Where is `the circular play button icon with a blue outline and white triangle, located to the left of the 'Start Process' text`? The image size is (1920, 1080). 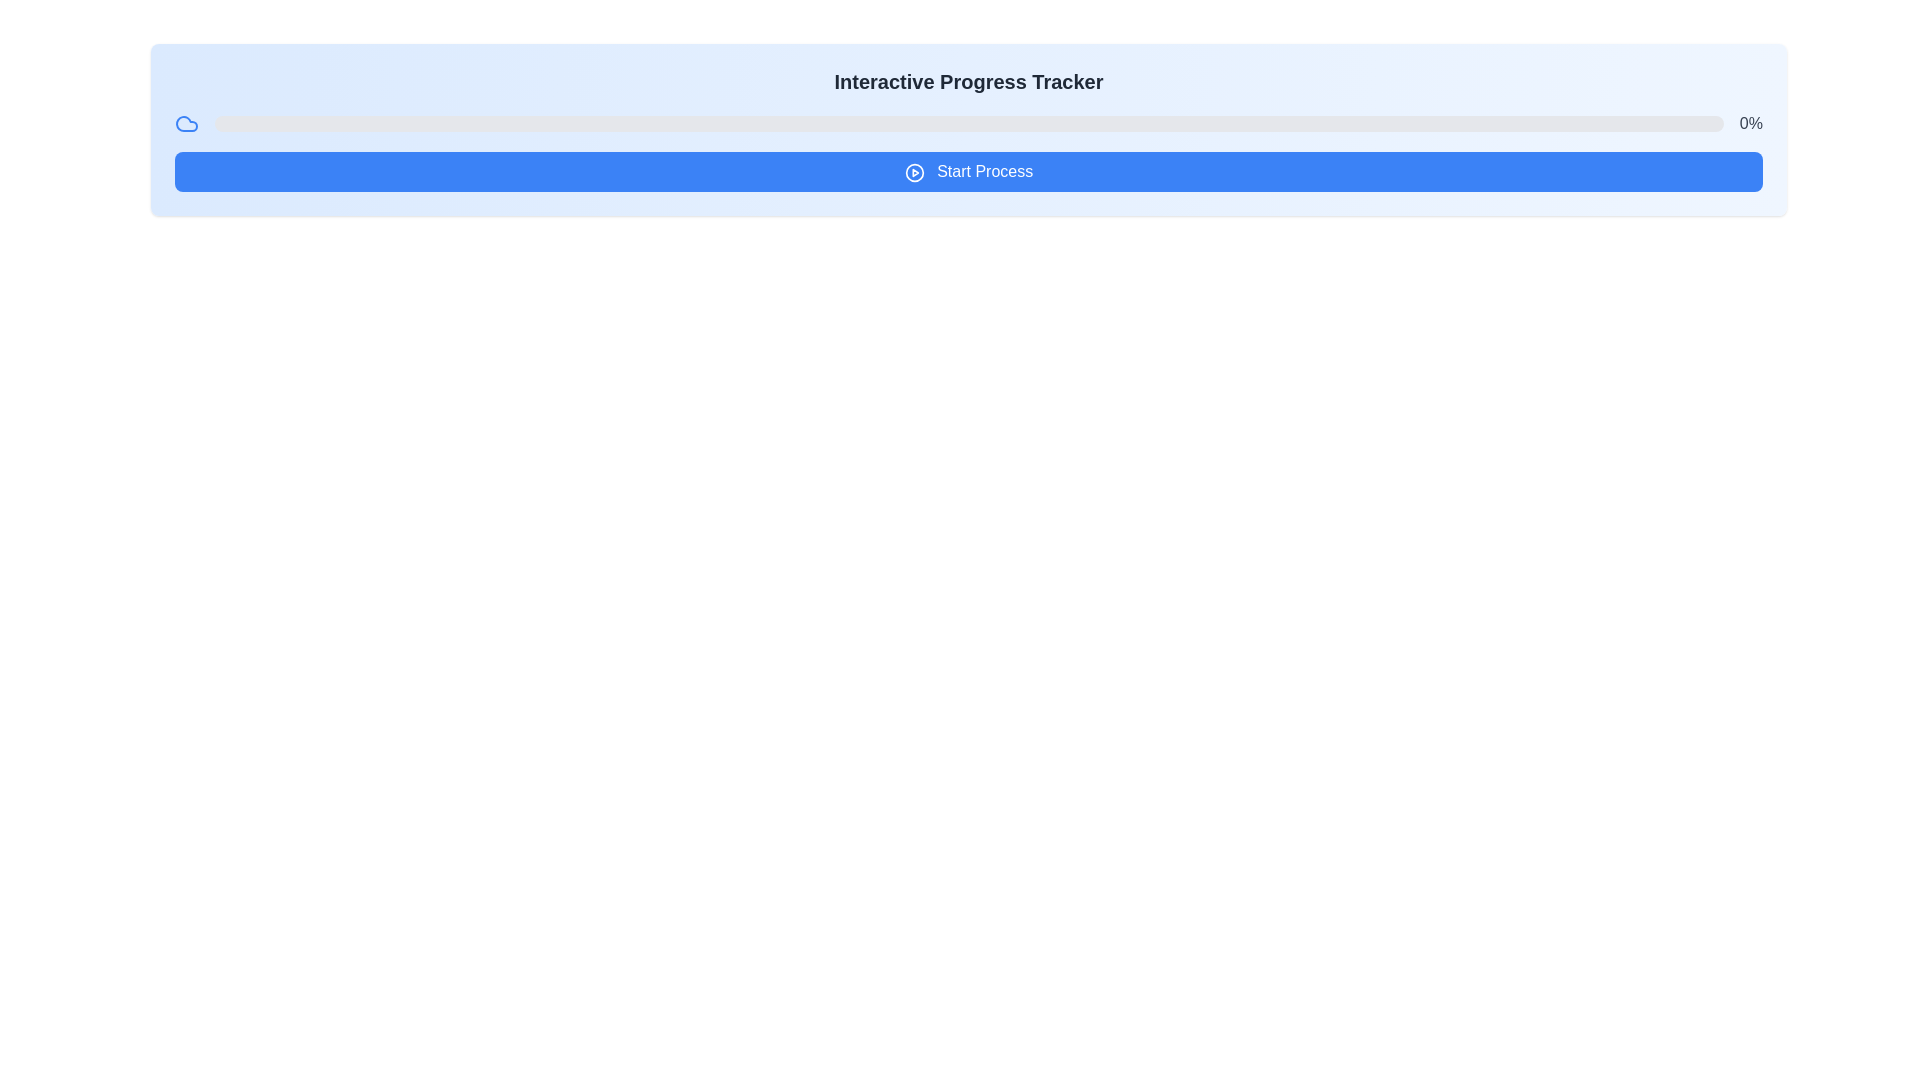 the circular play button icon with a blue outline and white triangle, located to the left of the 'Start Process' text is located at coordinates (913, 171).